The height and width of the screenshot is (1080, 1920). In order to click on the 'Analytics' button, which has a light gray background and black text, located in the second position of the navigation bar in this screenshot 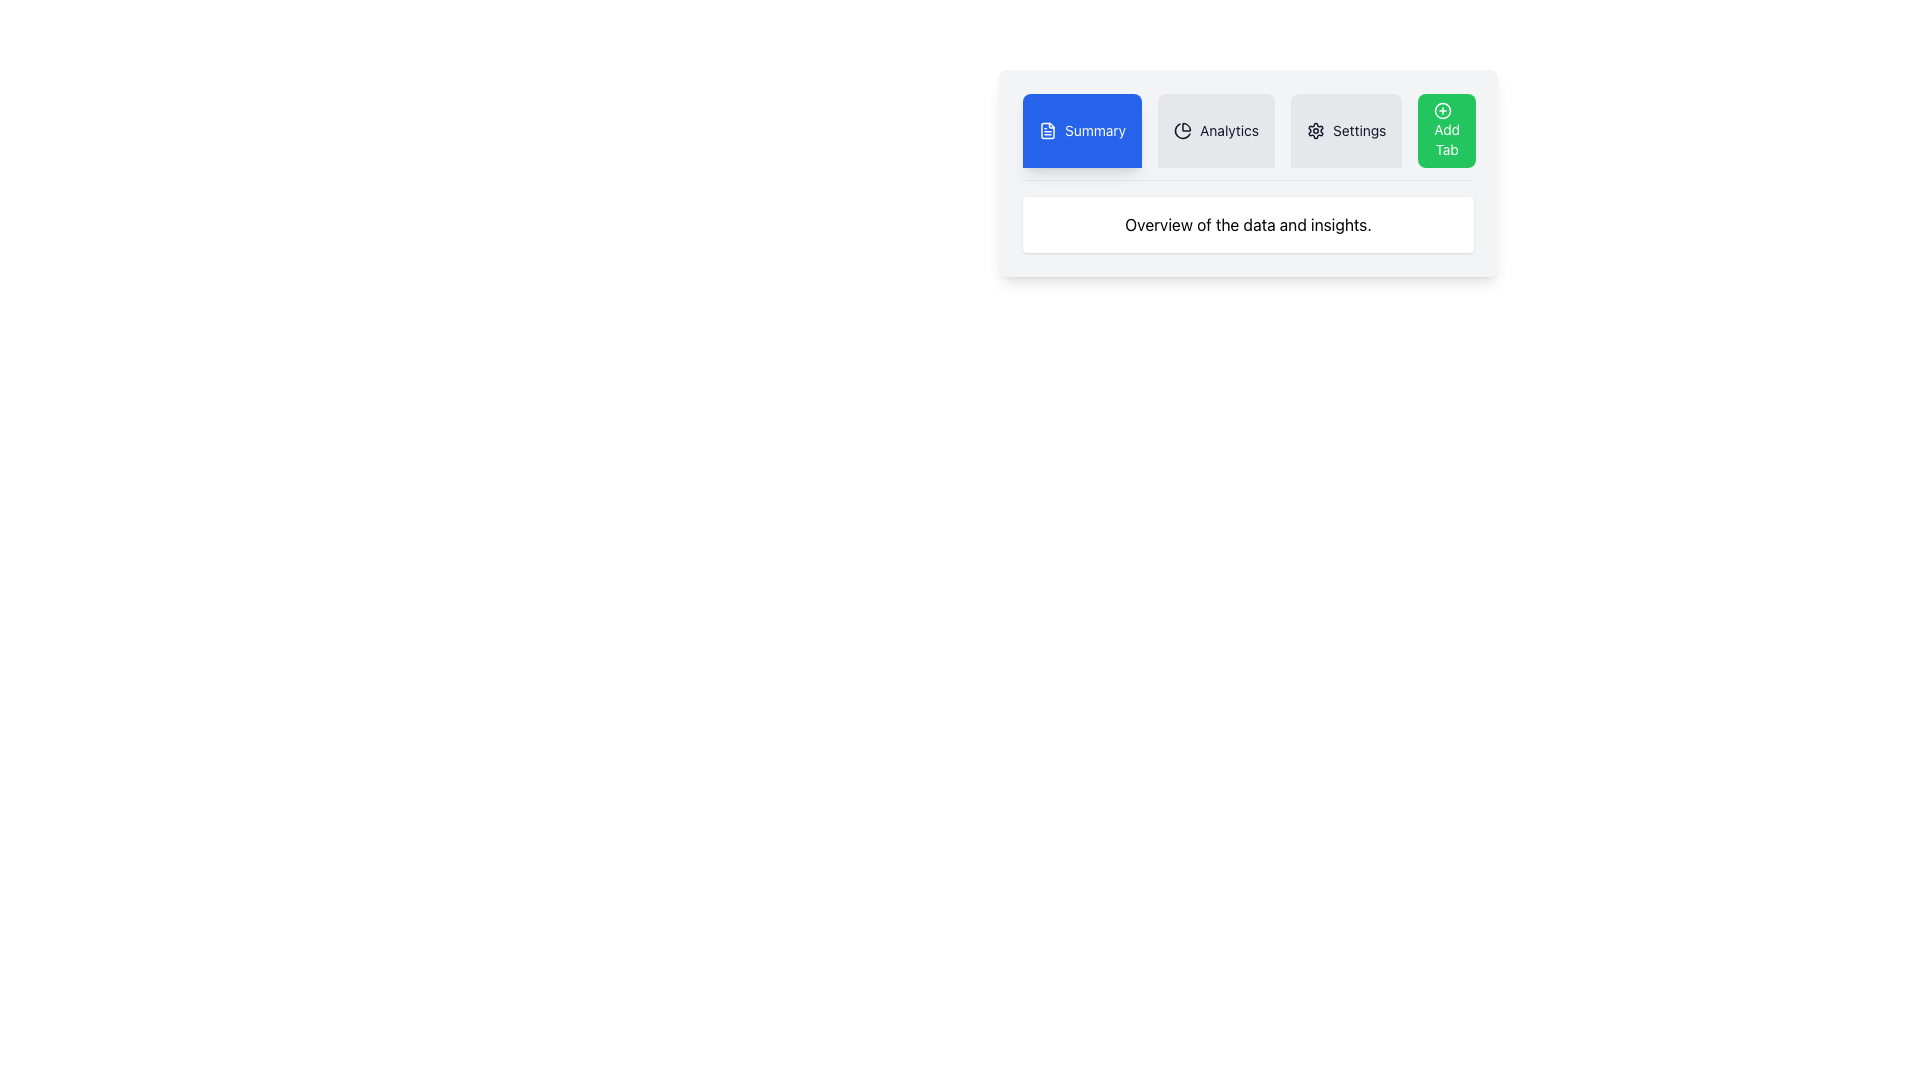, I will do `click(1247, 136)`.